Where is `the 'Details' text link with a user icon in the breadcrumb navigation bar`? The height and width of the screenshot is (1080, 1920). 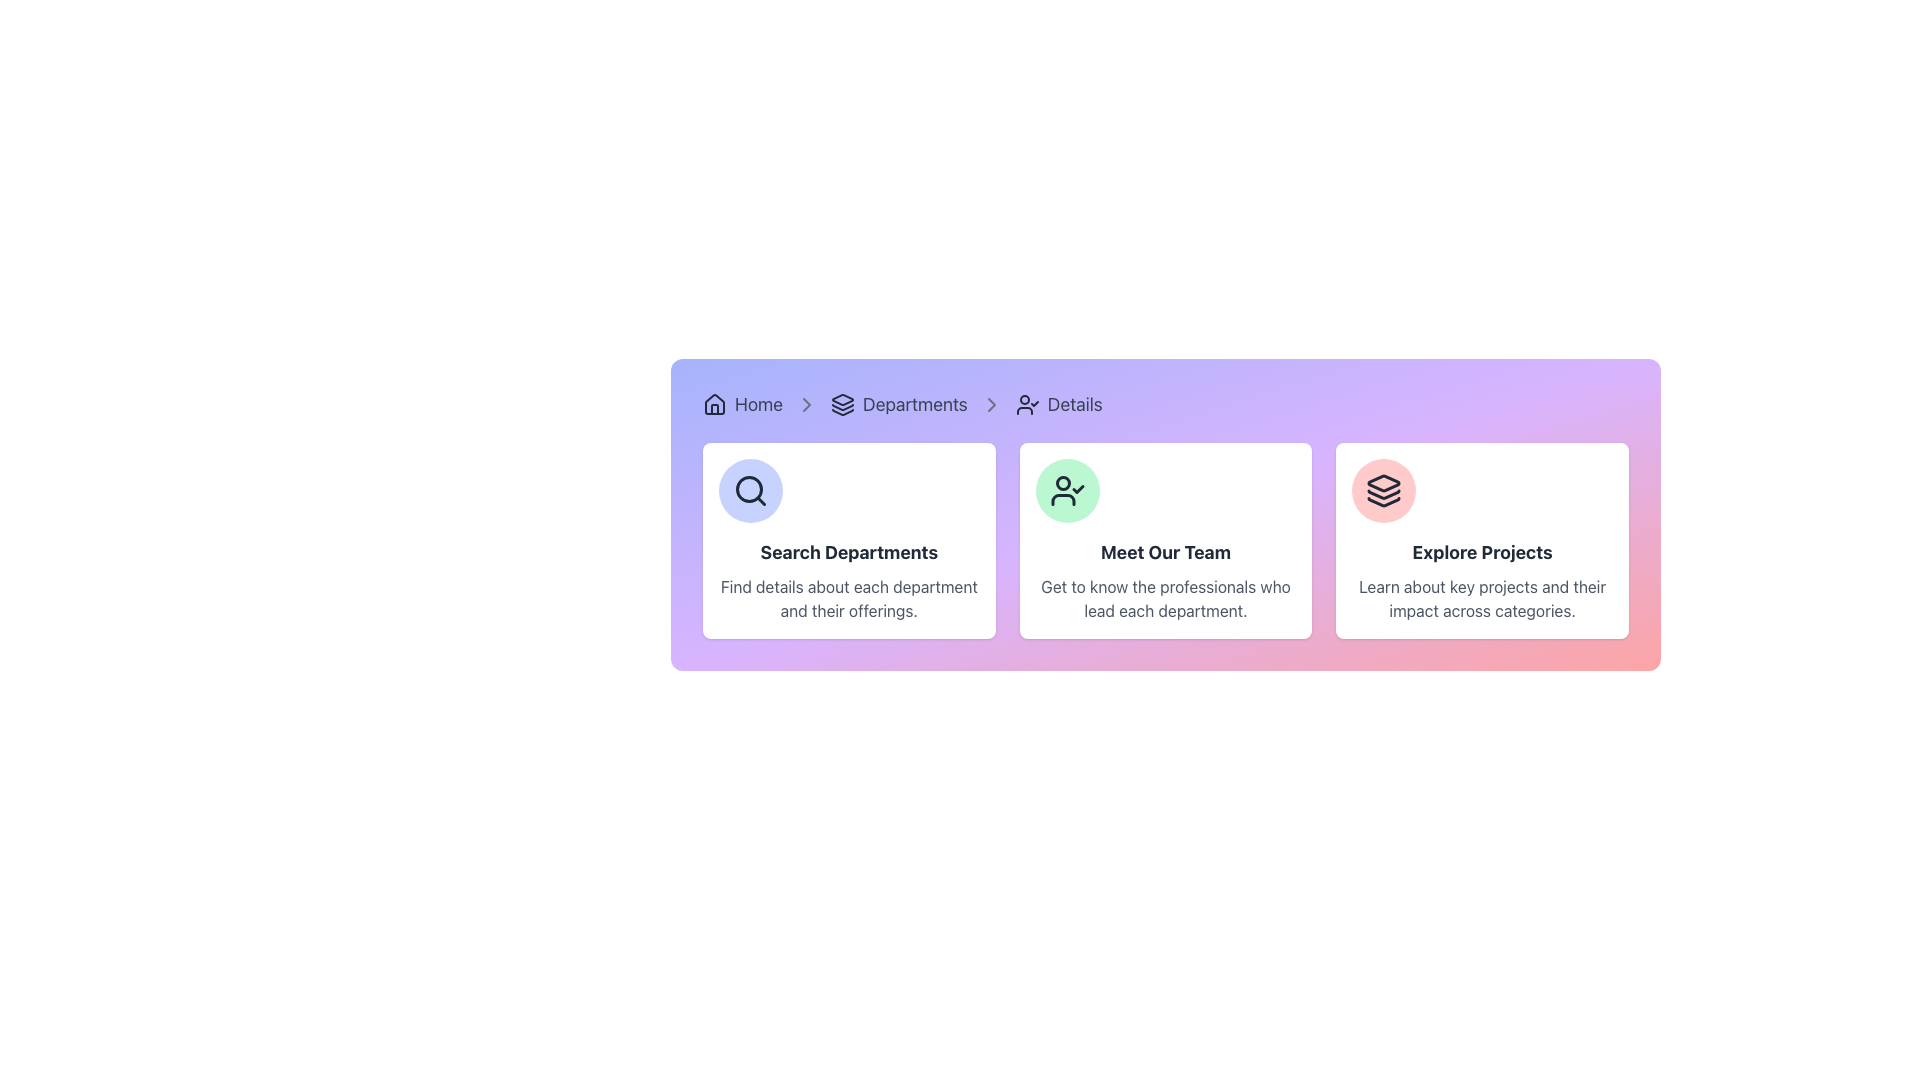 the 'Details' text link with a user icon in the breadcrumb navigation bar is located at coordinates (1058, 405).